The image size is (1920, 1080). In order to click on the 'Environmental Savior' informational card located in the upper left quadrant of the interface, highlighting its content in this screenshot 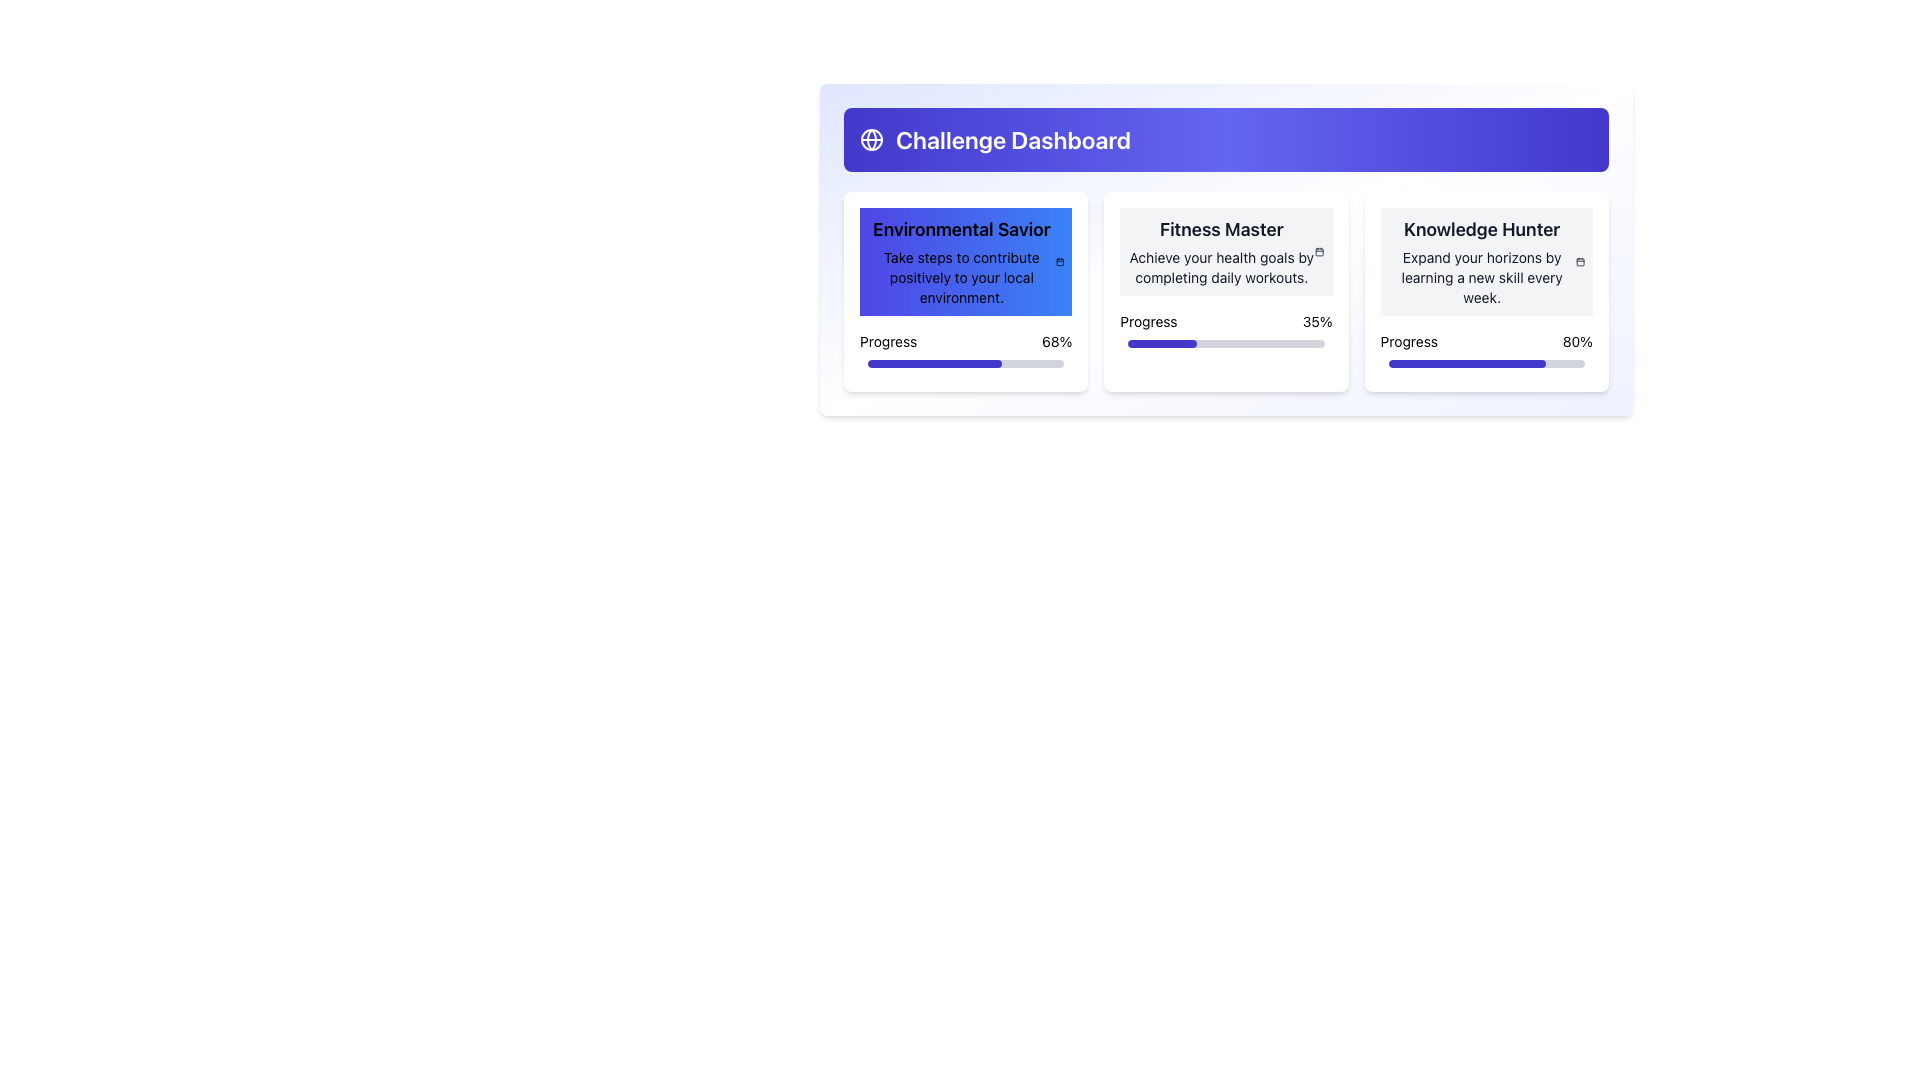, I will do `click(966, 261)`.